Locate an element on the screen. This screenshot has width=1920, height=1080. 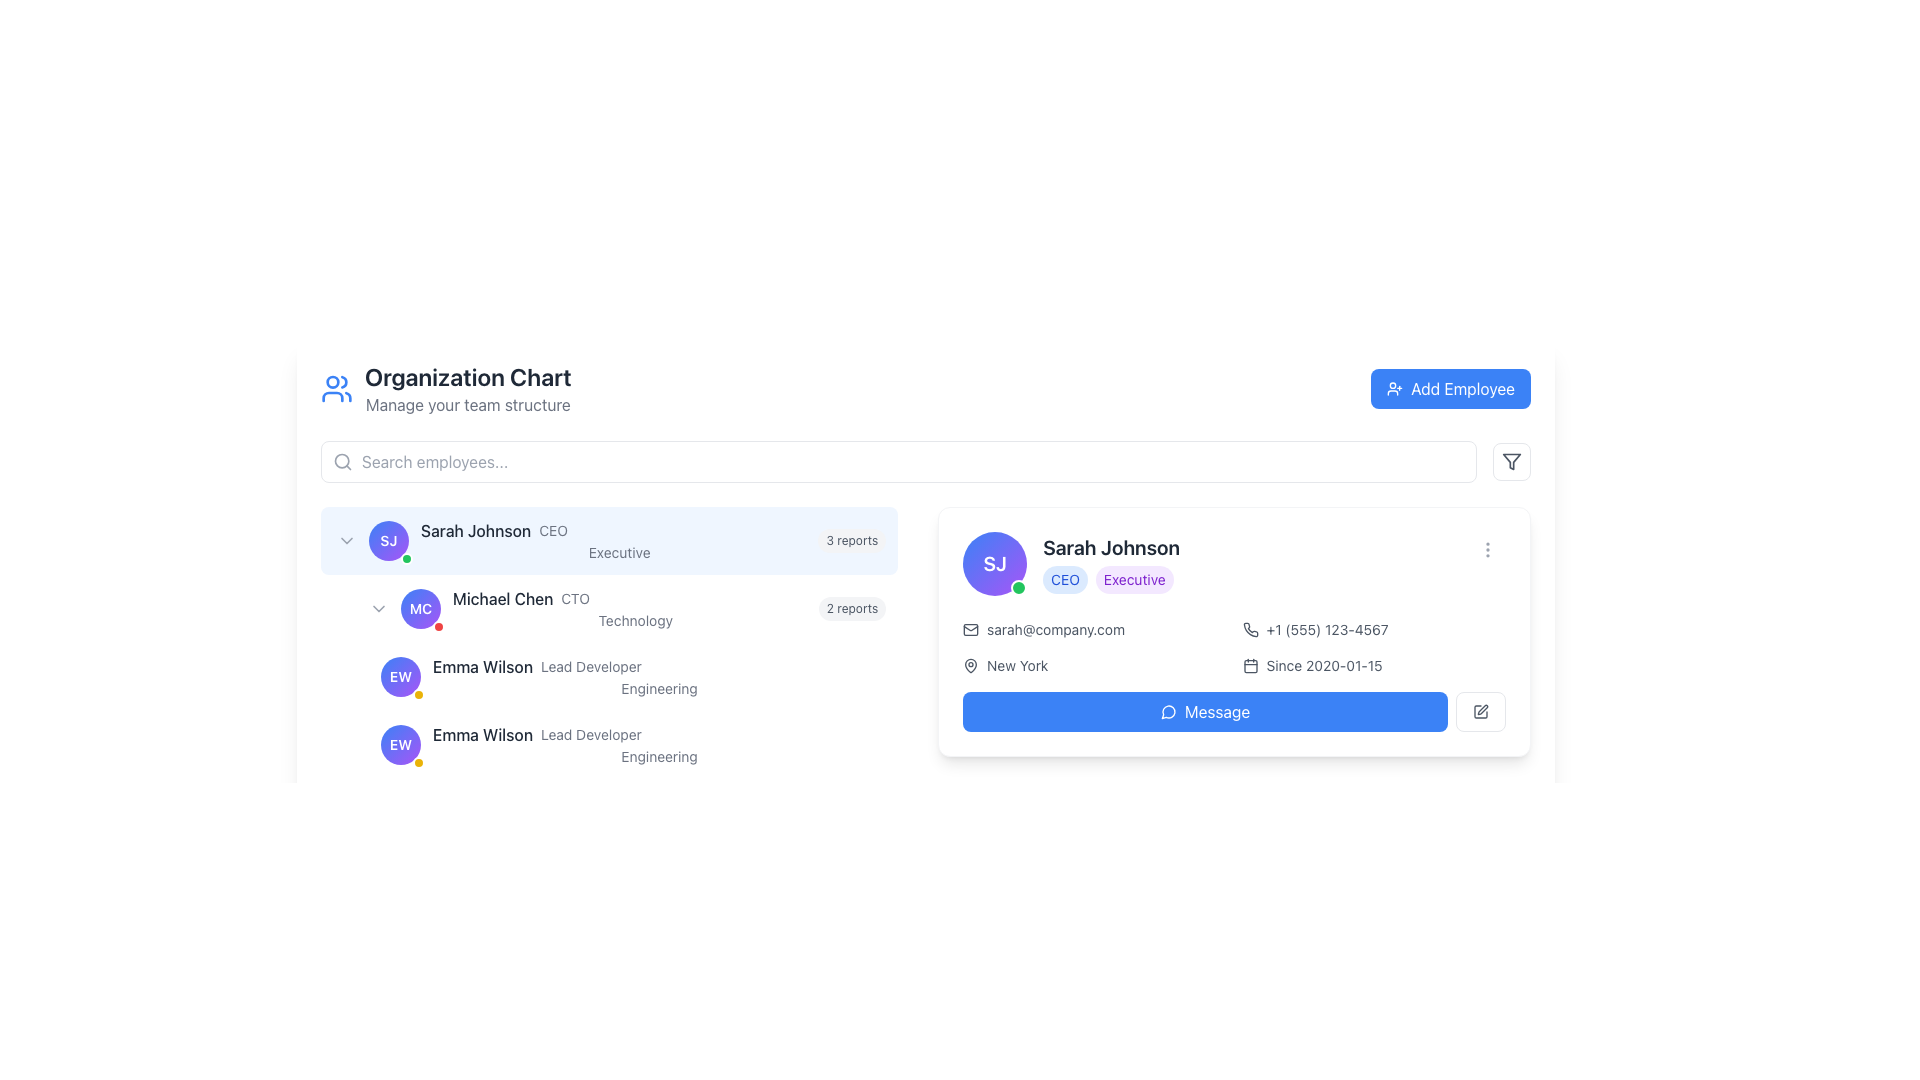
the Notification badge located in the bottom-right corner of the circular avatar displaying the initials 'EW' is located at coordinates (417, 693).